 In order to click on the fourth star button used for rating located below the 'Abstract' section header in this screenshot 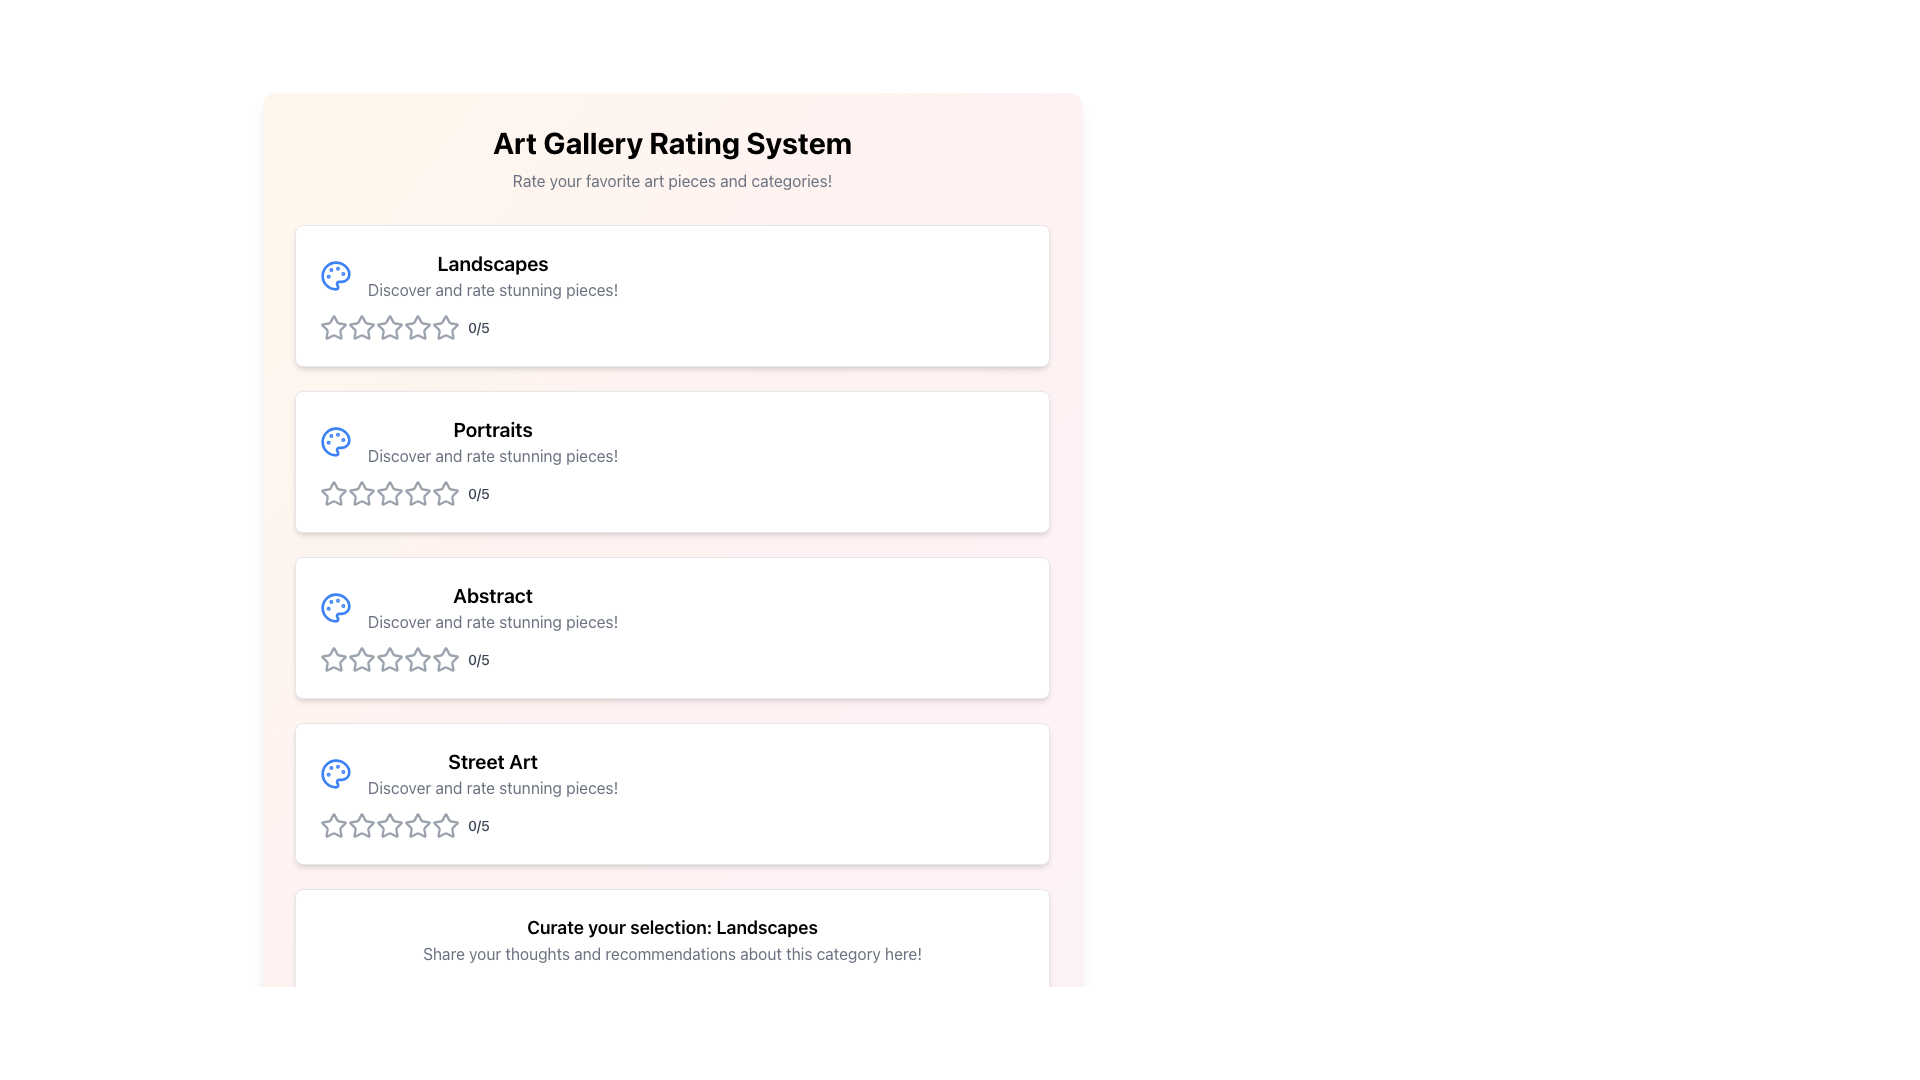, I will do `click(389, 659)`.